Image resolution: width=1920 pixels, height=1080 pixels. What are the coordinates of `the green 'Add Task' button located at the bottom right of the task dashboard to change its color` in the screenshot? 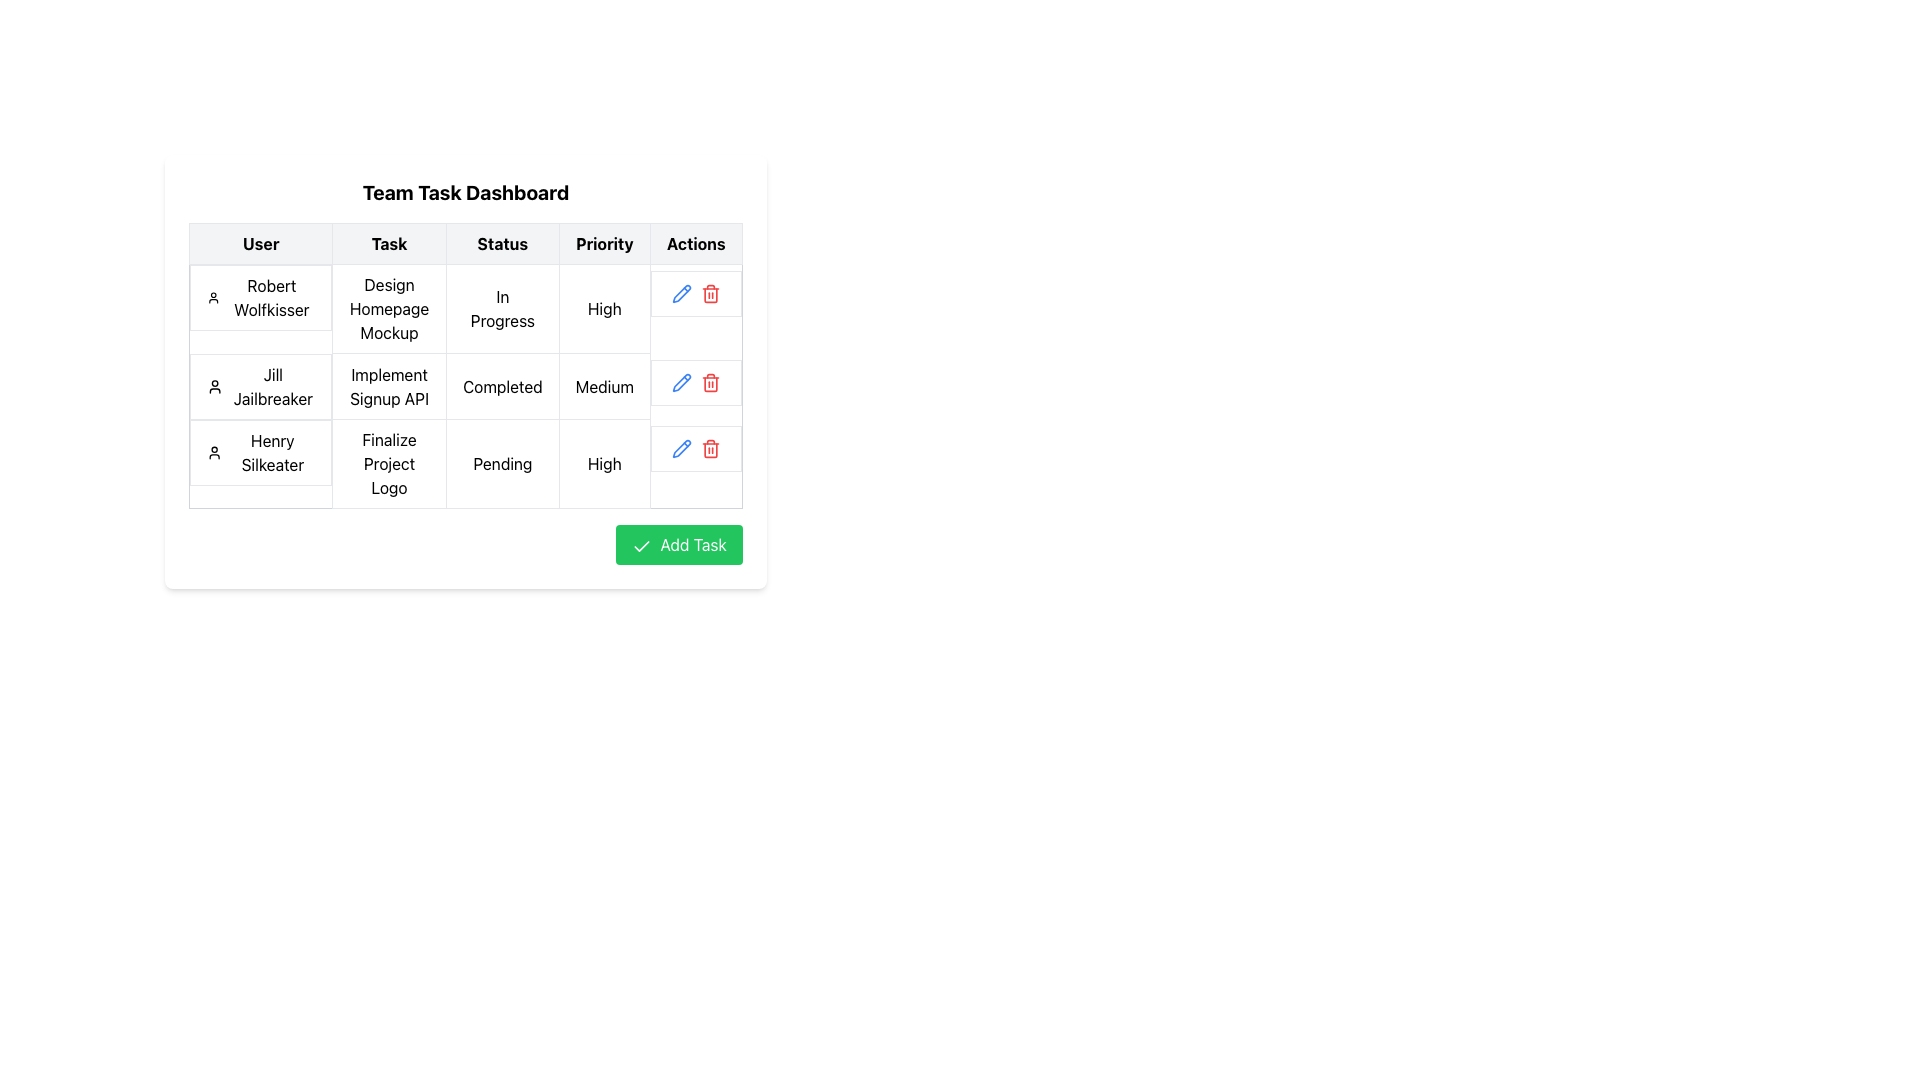 It's located at (679, 544).